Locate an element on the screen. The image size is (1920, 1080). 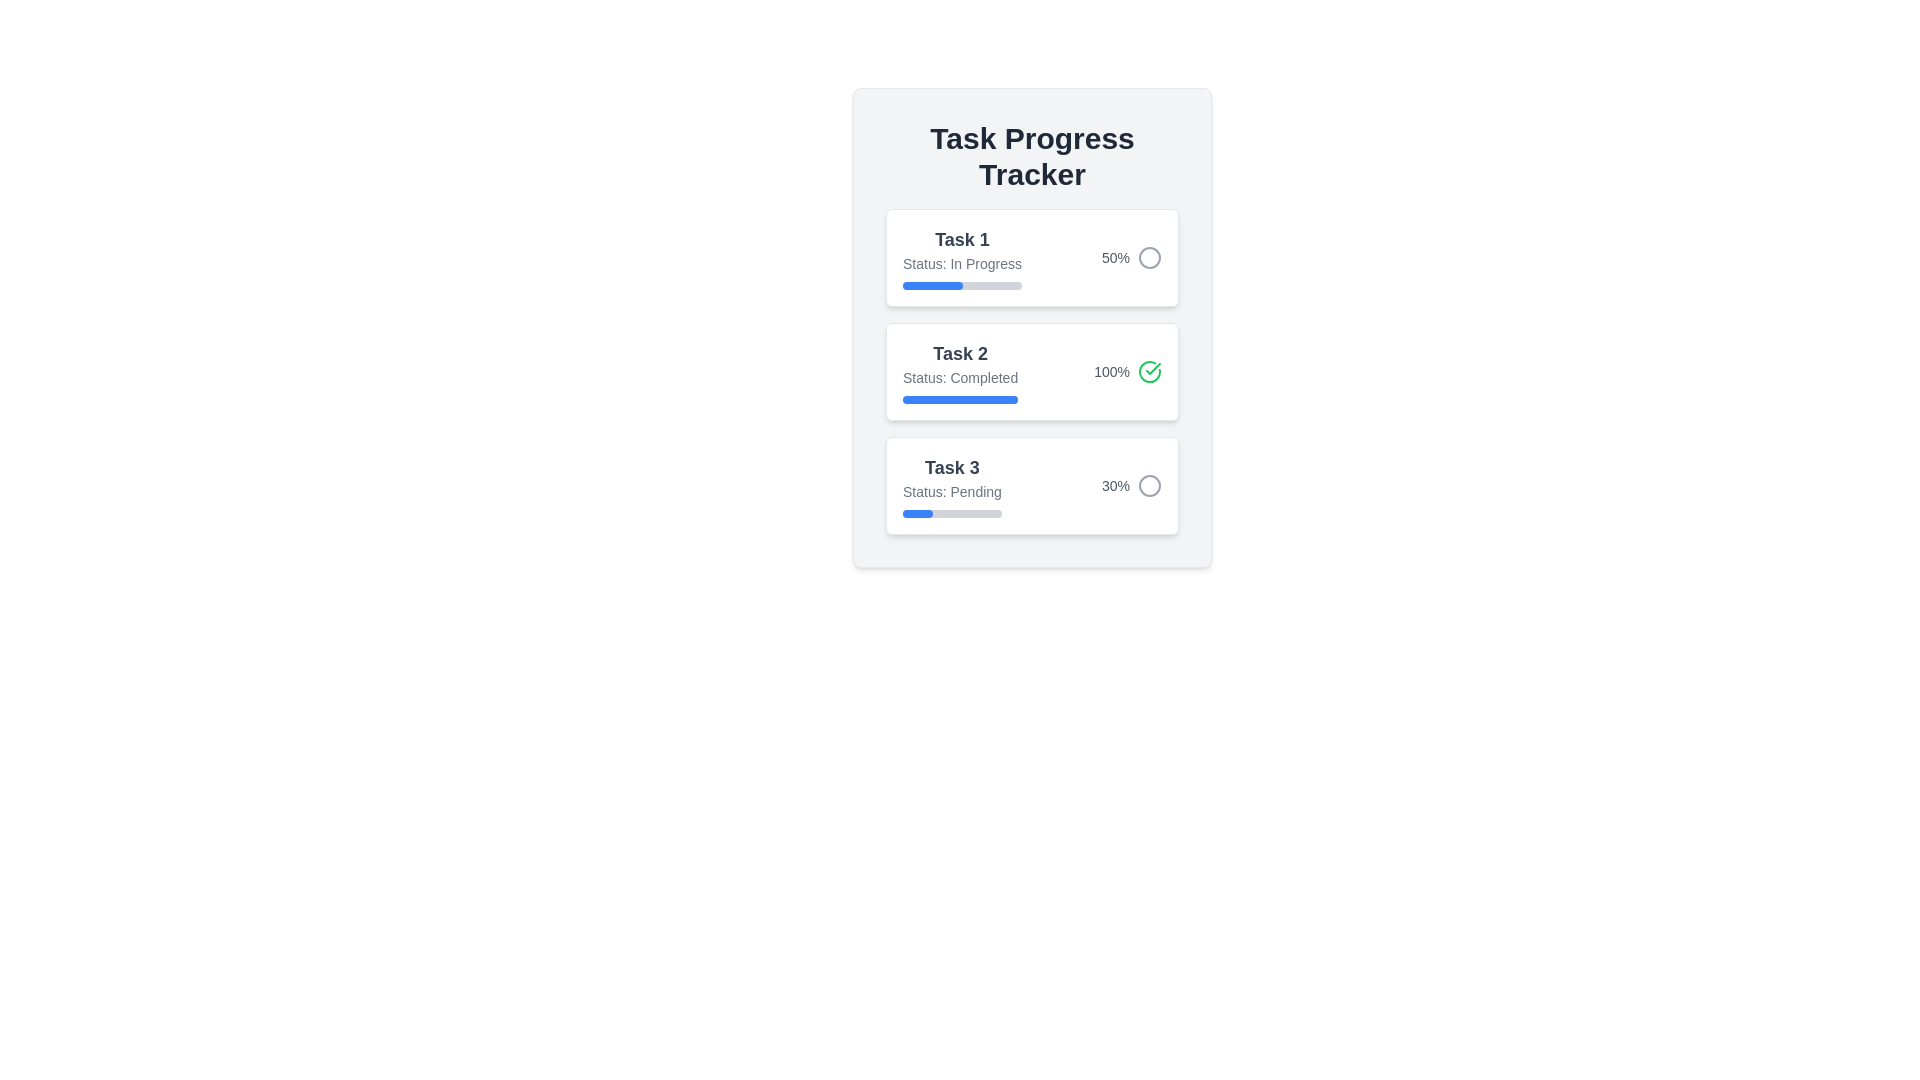
the state of the Progress bar, which visually represents a task progress of 50% with a blue bar over a gray background, located beneath the 'Task 1' block is located at coordinates (931, 285).